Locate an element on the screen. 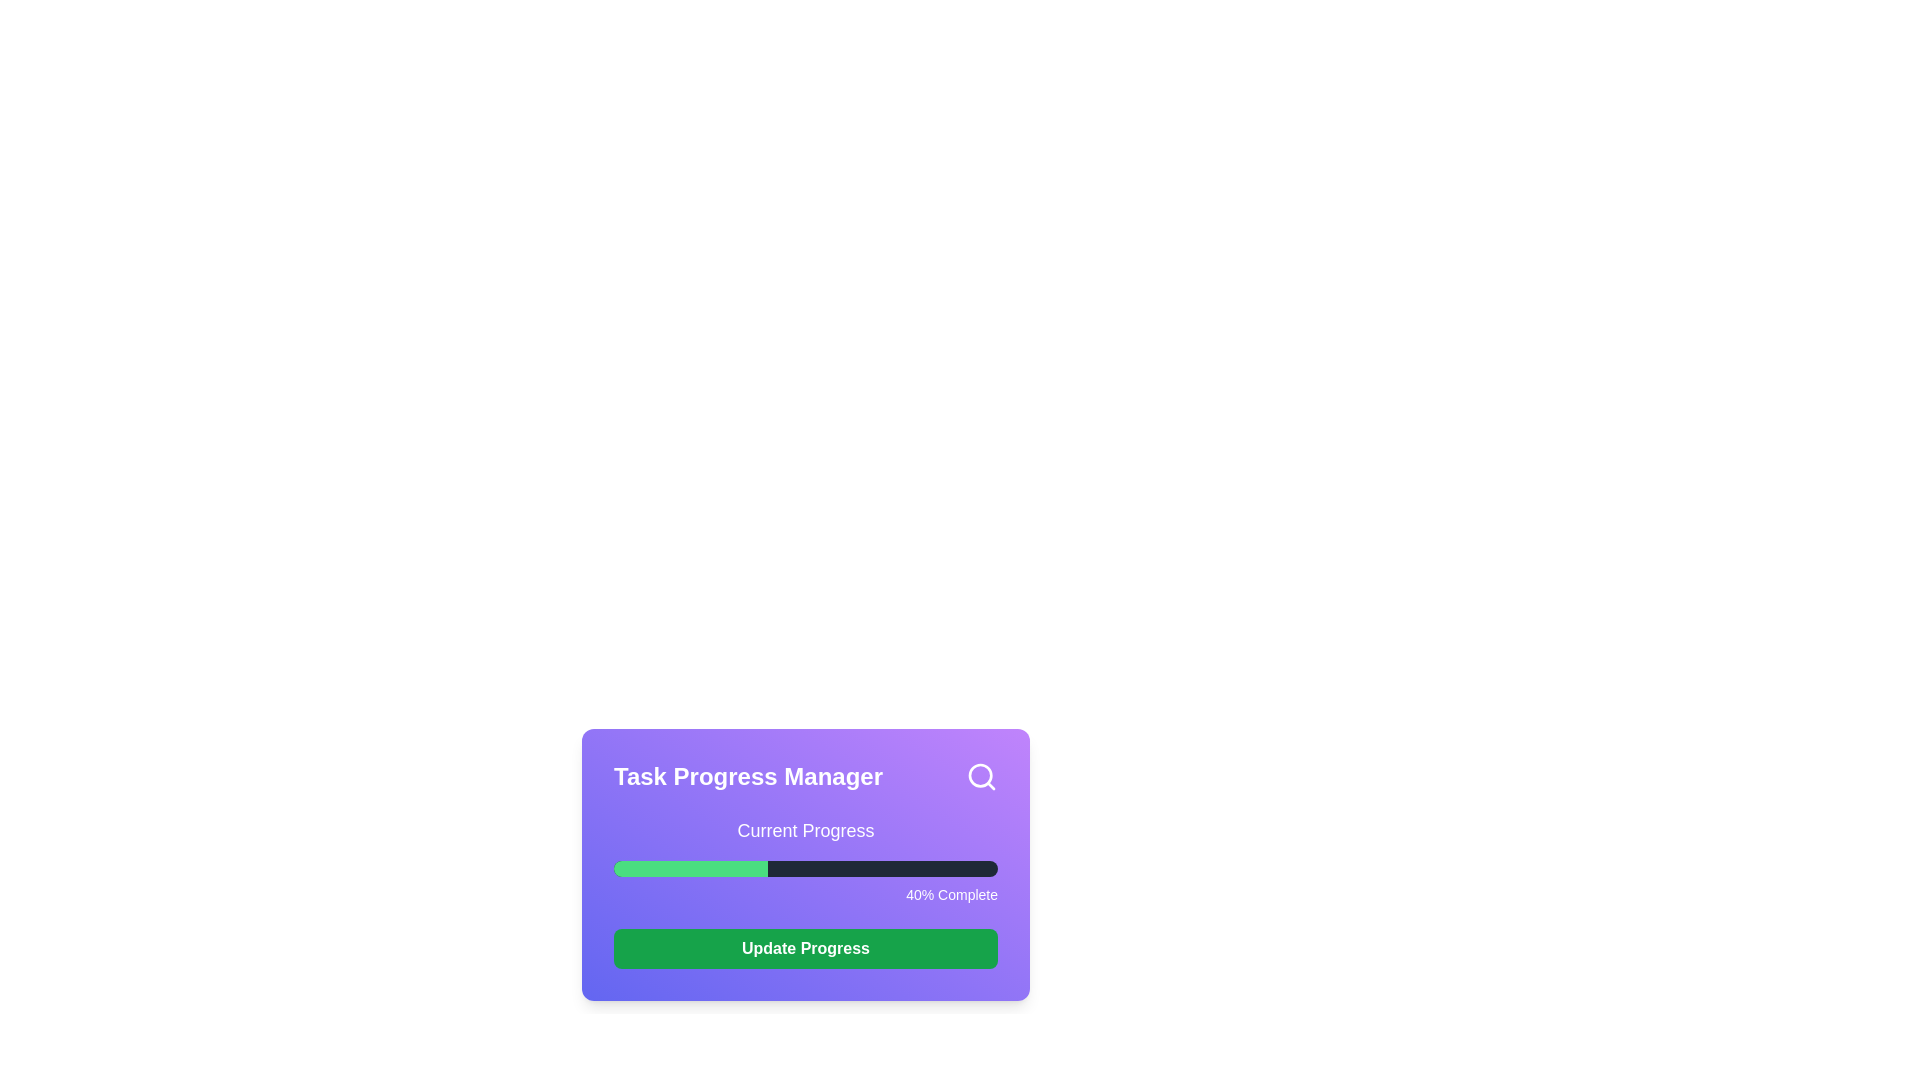 This screenshot has height=1080, width=1920. the circular graphic element of the magnifying glass icon located at the top-right corner of the 'Task Progress Manager' card for accessibility purposes is located at coordinates (980, 774).